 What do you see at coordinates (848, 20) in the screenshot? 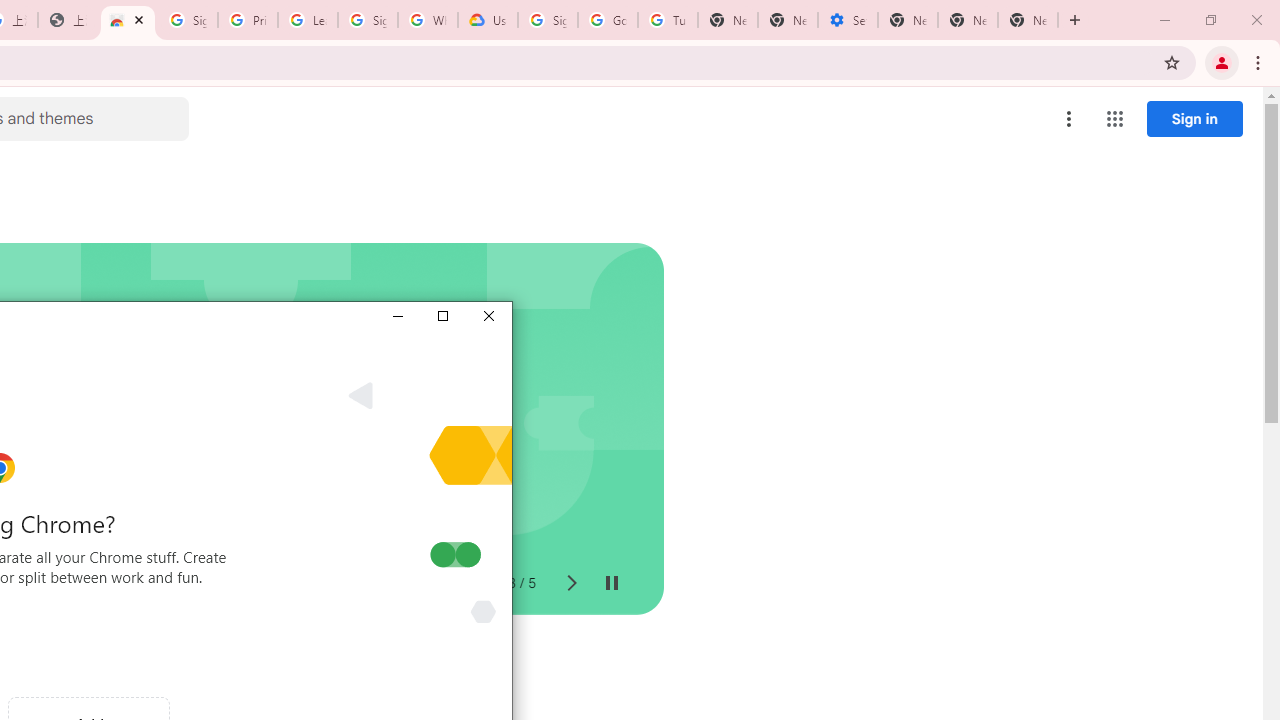
I see `'Settings - Addresses and more'` at bounding box center [848, 20].